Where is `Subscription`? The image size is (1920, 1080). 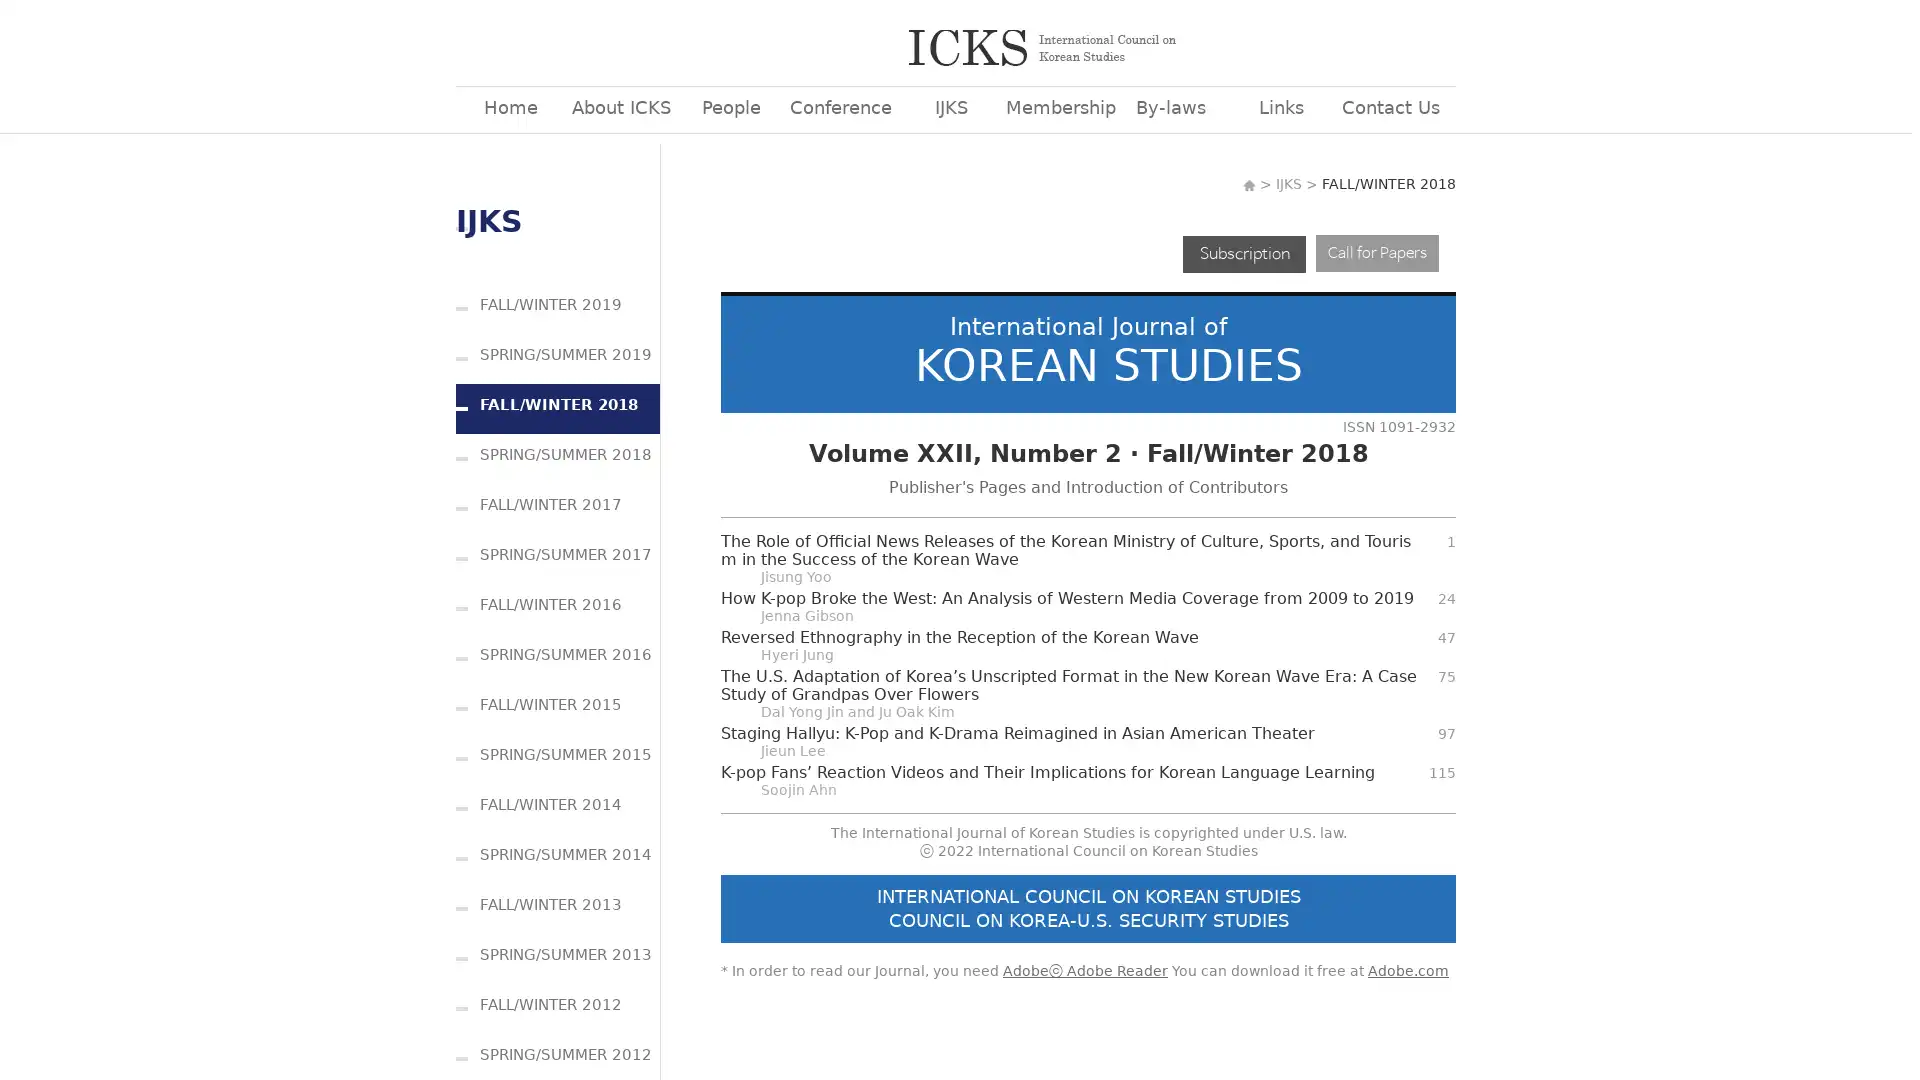 Subscription is located at coordinates (1243, 252).